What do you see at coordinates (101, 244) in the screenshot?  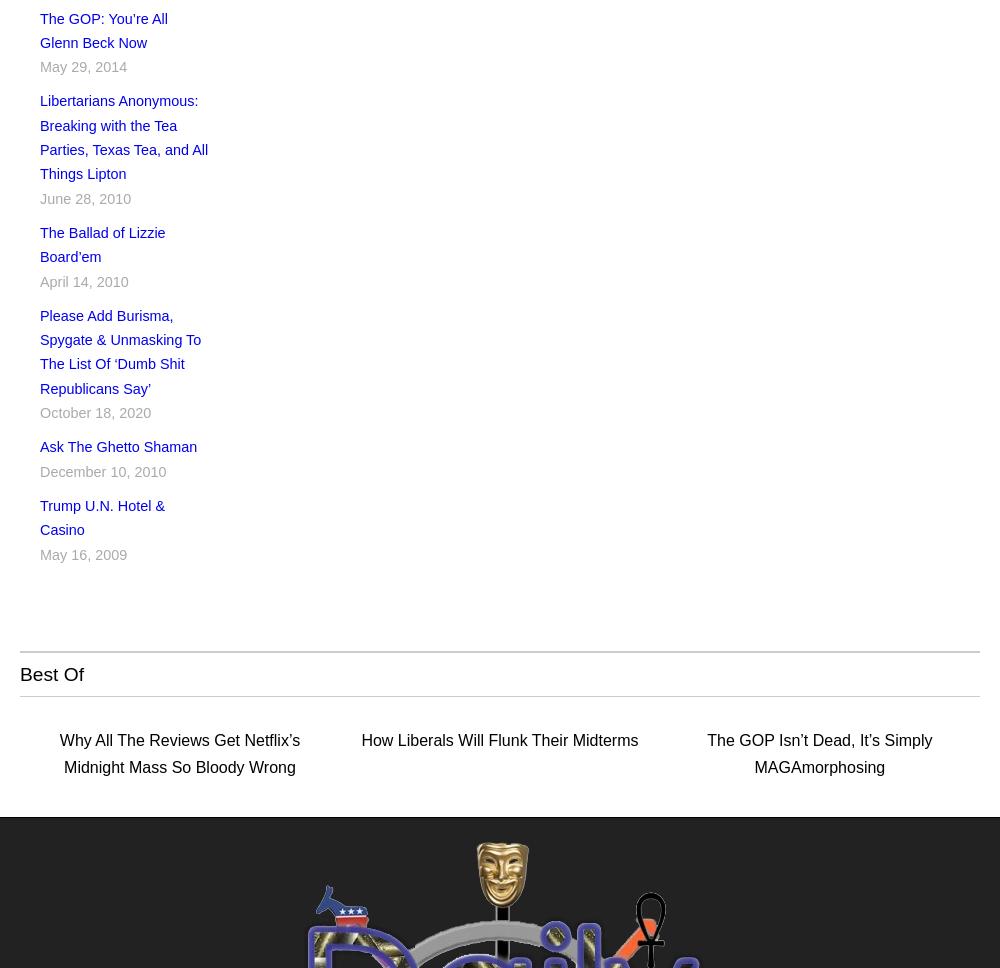 I see `'The Ballad of Lizzie Board’em'` at bounding box center [101, 244].